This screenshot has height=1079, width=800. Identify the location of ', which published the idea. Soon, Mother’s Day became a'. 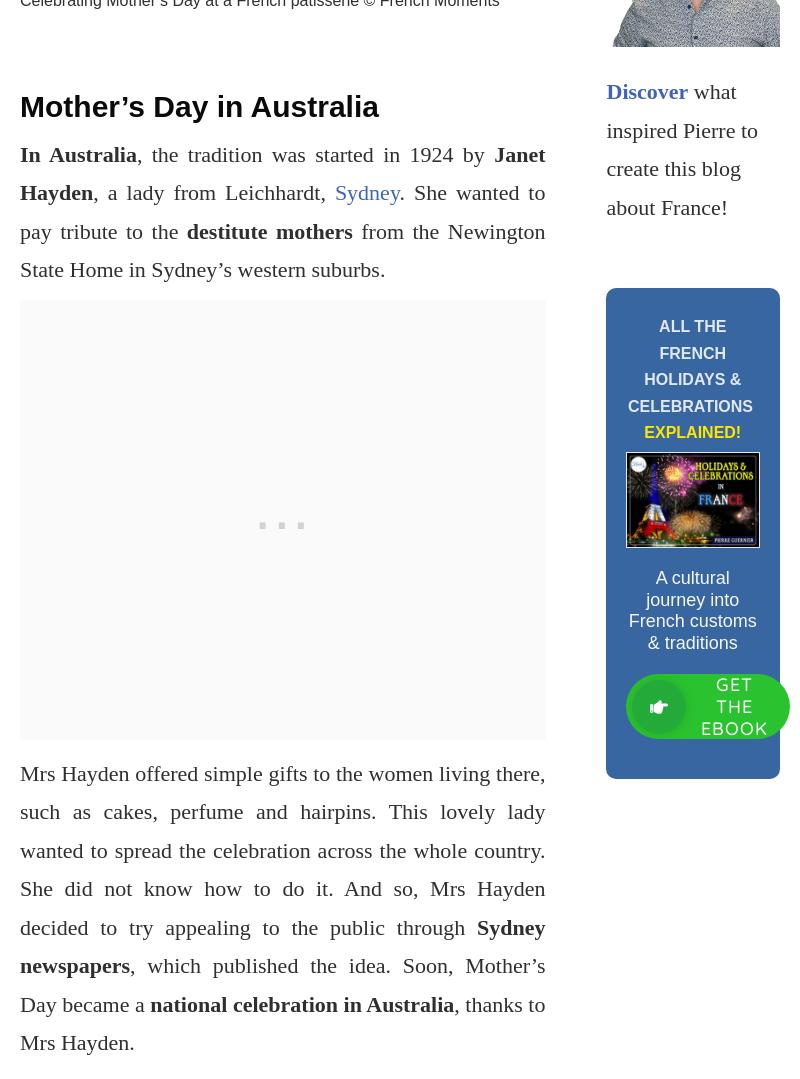
(282, 983).